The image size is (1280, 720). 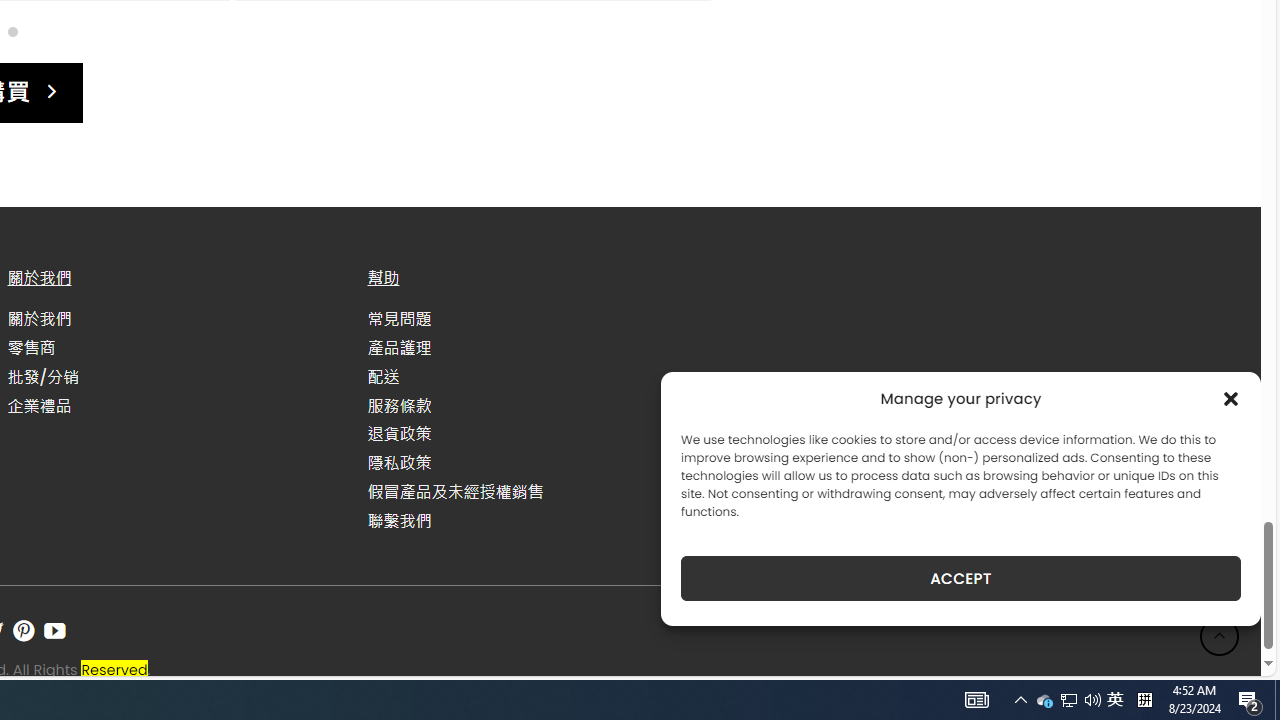 What do you see at coordinates (1219, 636) in the screenshot?
I see `'Go to top'` at bounding box center [1219, 636].